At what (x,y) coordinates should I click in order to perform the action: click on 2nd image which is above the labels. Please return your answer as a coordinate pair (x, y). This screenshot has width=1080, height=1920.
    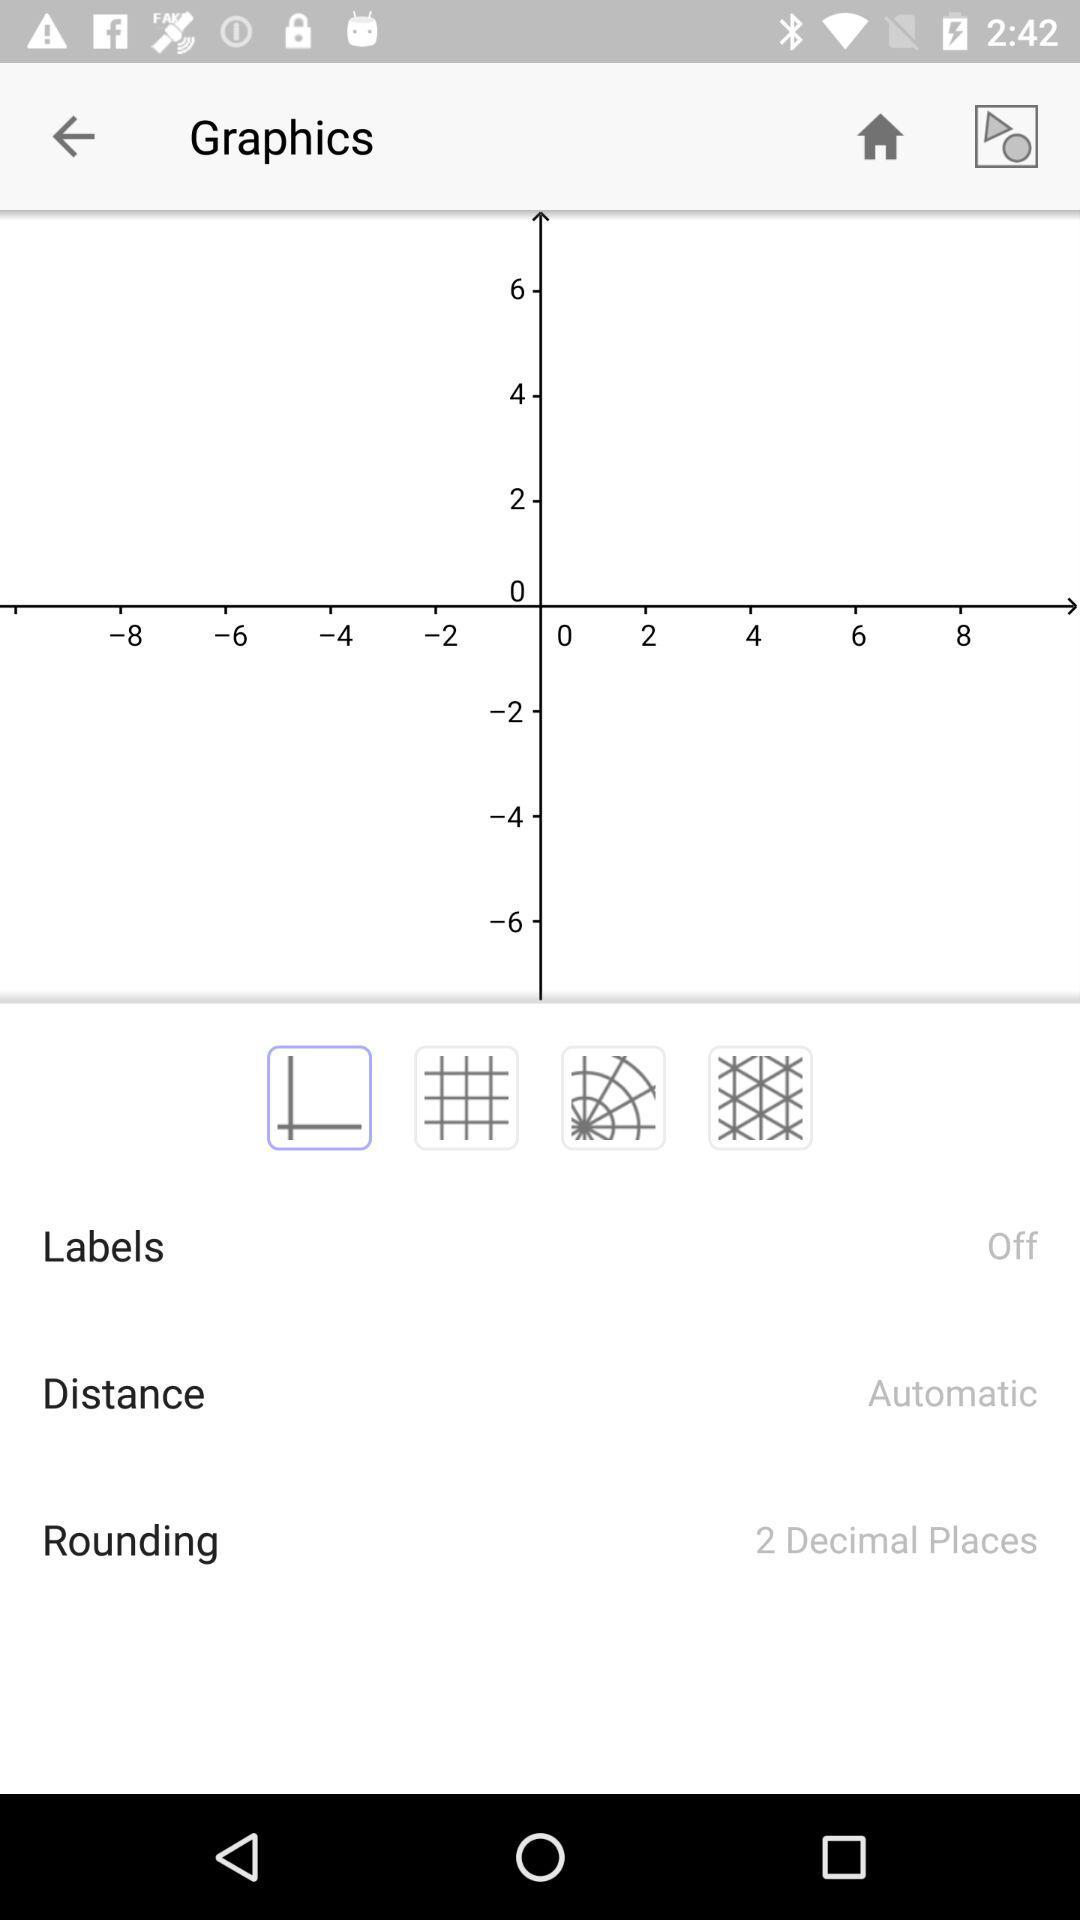
    Looking at the image, I should click on (466, 1097).